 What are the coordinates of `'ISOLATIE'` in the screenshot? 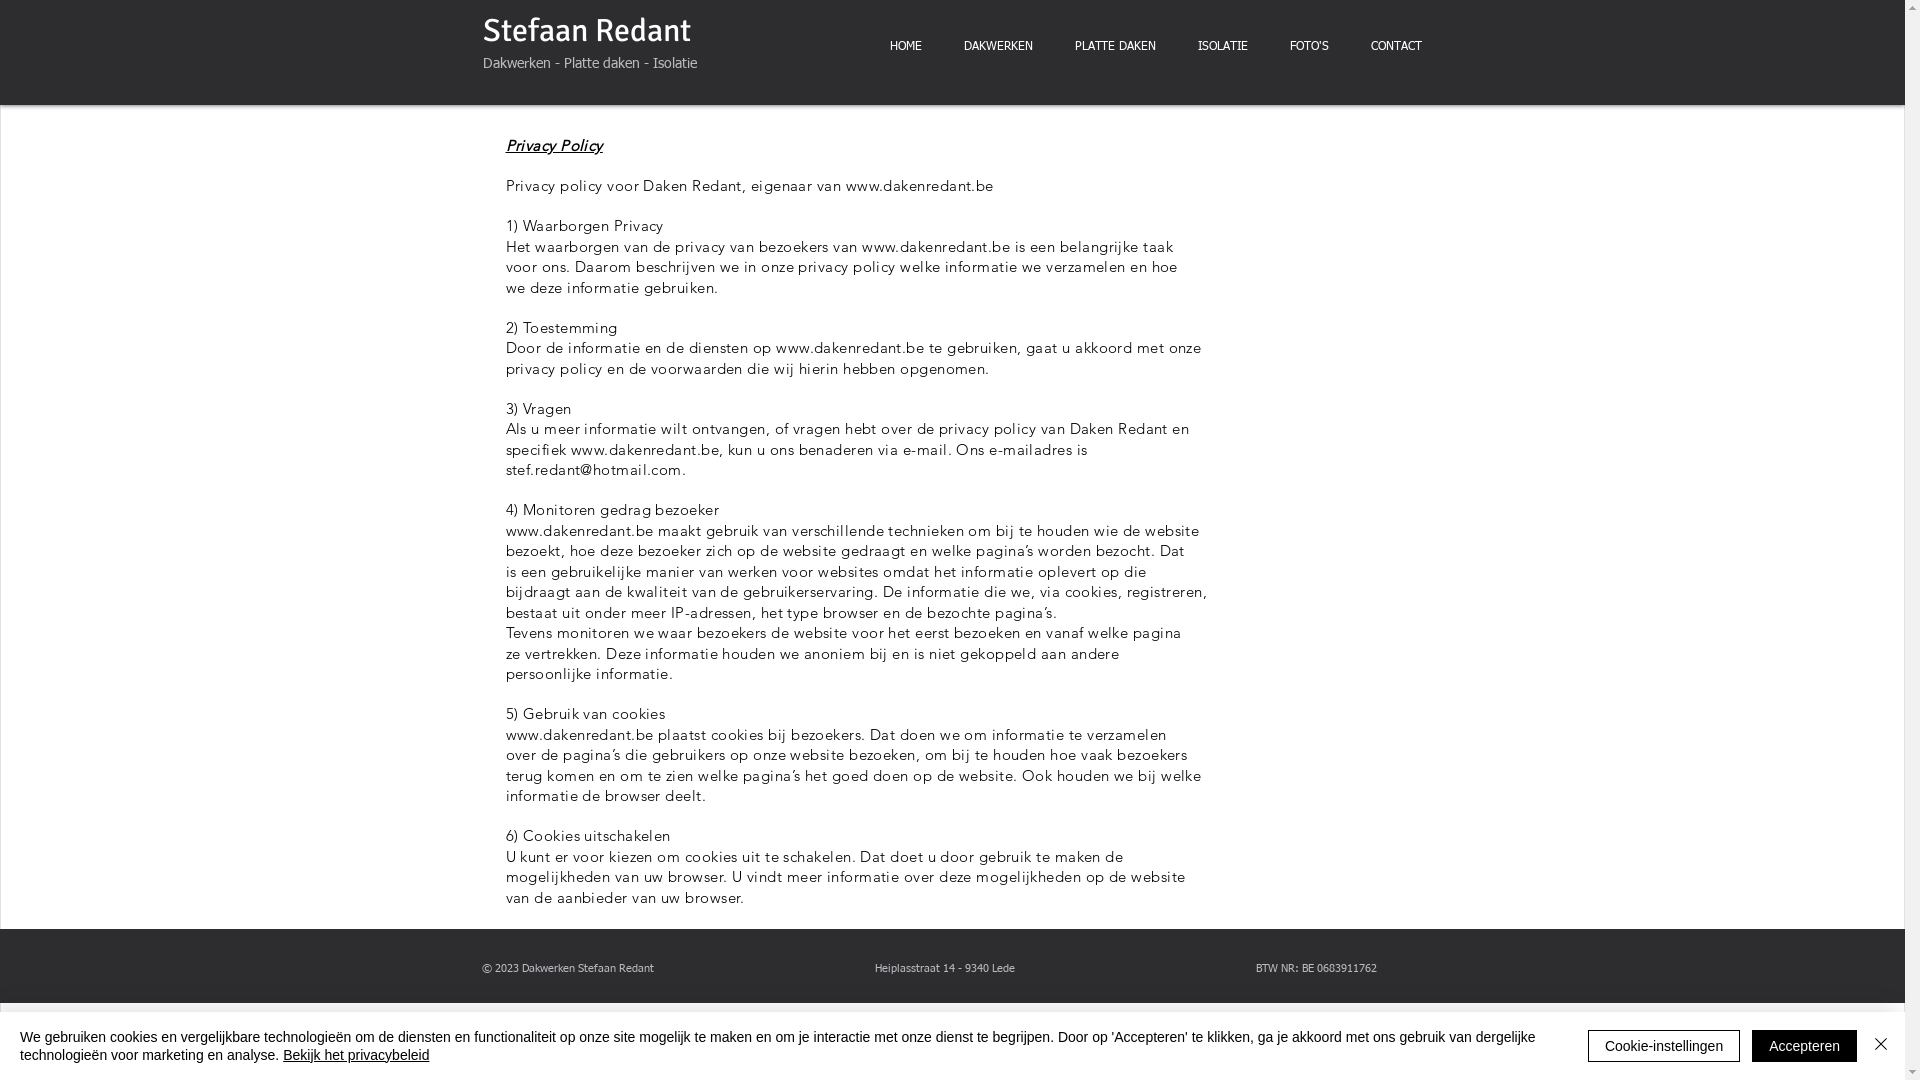 It's located at (1176, 46).